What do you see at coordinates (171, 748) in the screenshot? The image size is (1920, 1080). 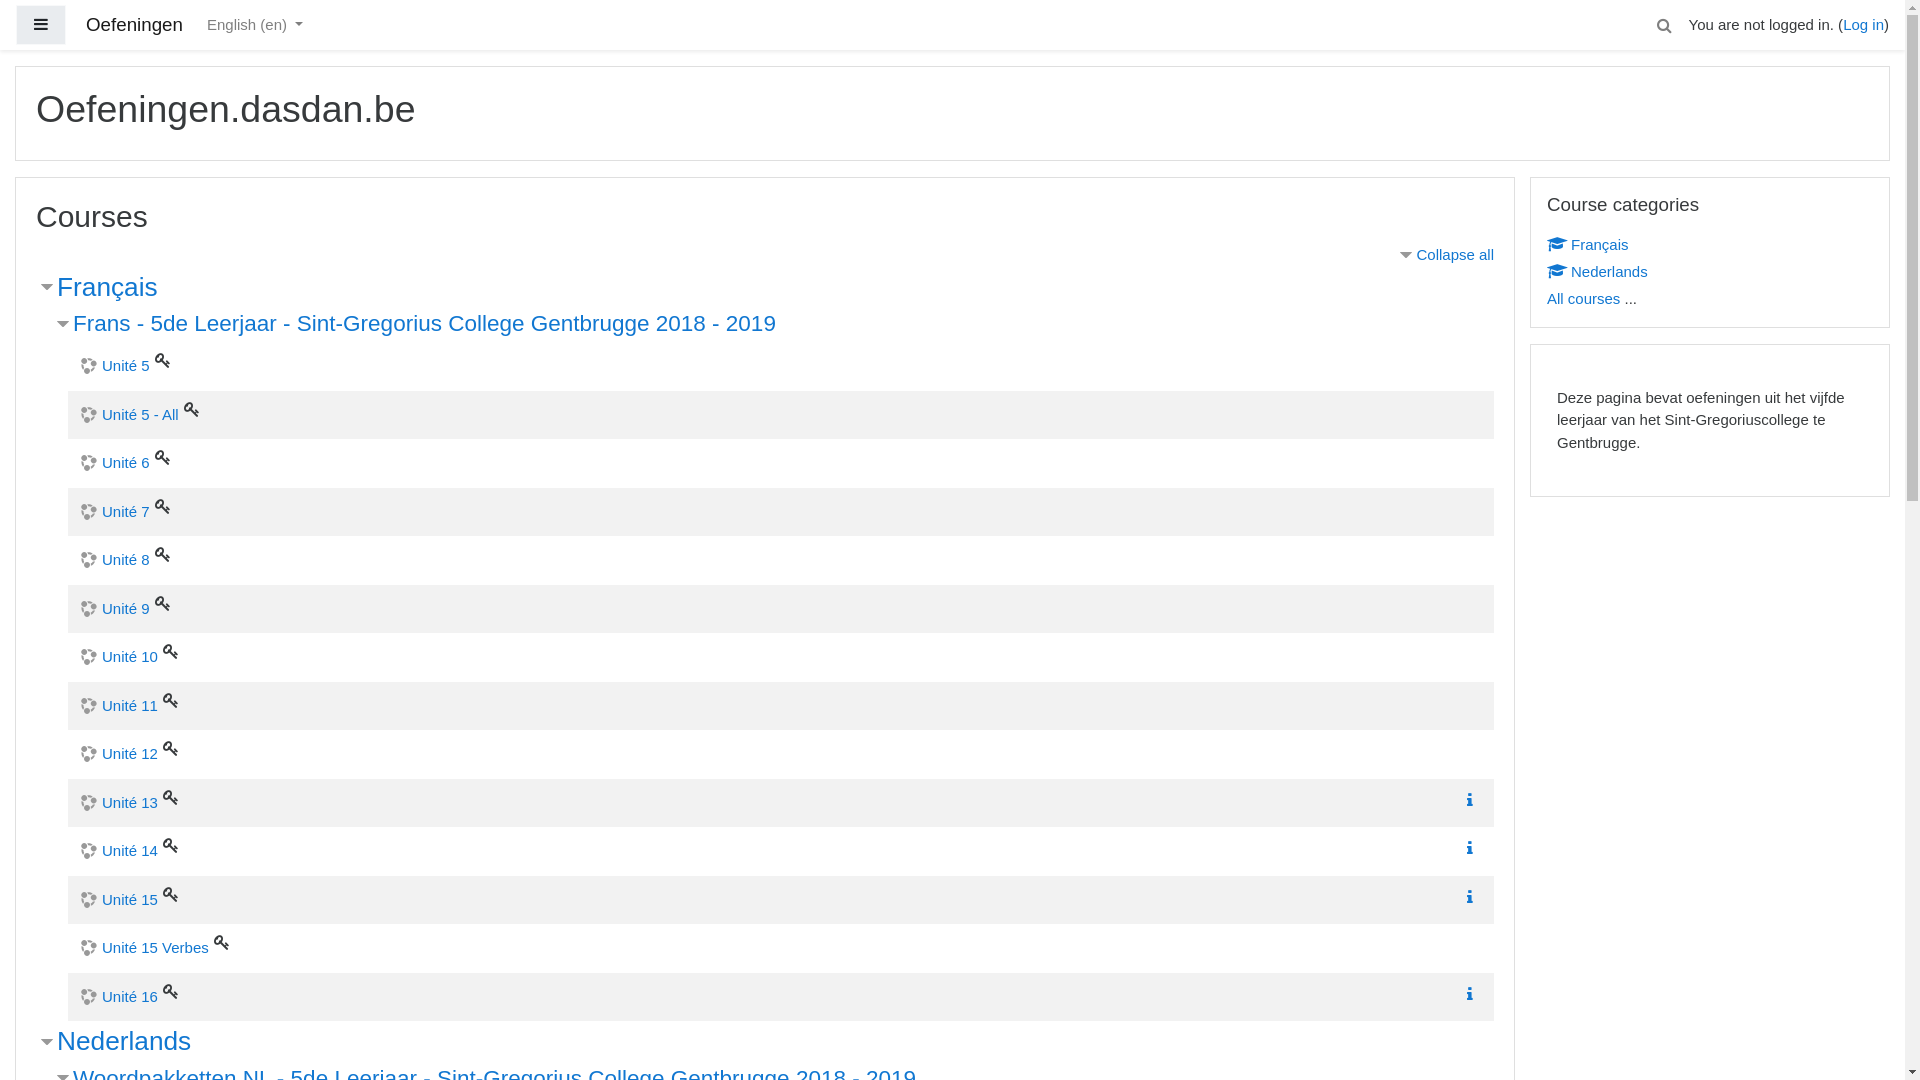 I see `'Self enrolment'` at bounding box center [171, 748].